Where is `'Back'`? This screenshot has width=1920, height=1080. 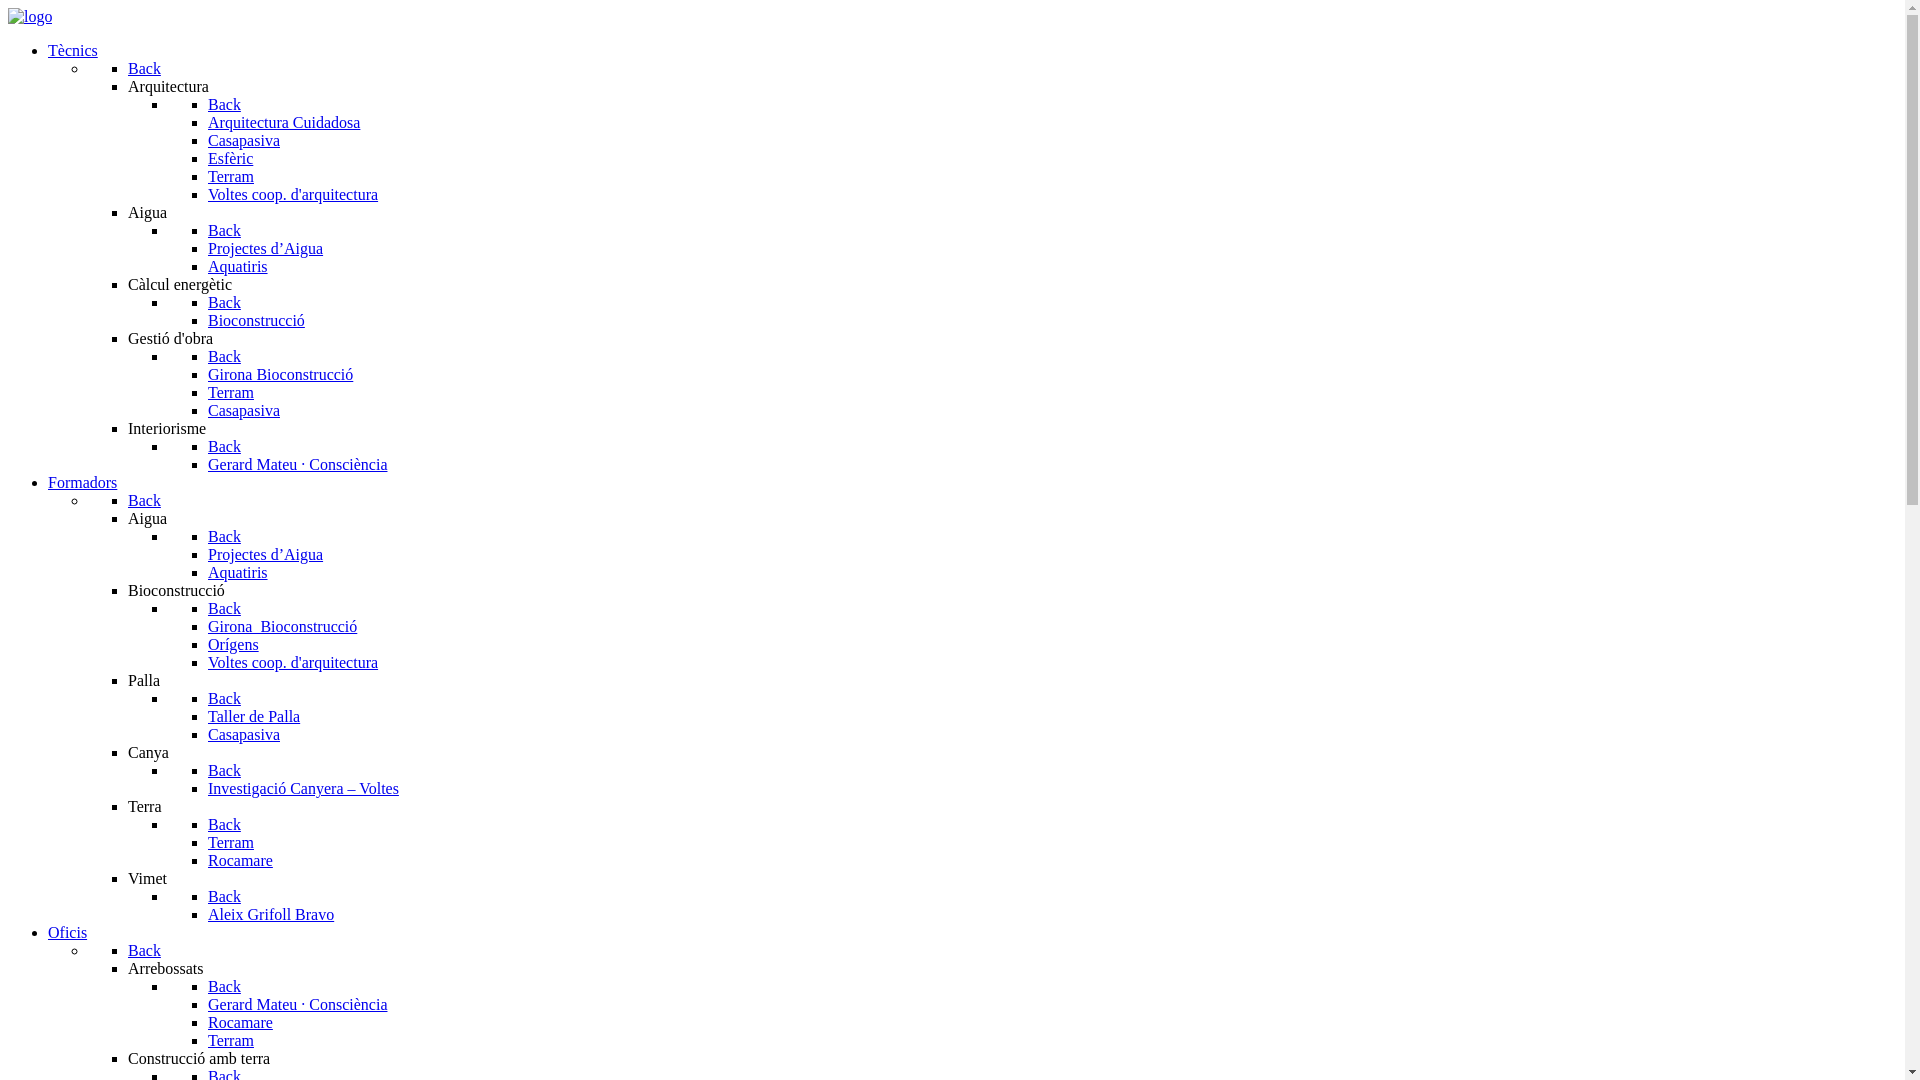
'Back' is located at coordinates (143, 67).